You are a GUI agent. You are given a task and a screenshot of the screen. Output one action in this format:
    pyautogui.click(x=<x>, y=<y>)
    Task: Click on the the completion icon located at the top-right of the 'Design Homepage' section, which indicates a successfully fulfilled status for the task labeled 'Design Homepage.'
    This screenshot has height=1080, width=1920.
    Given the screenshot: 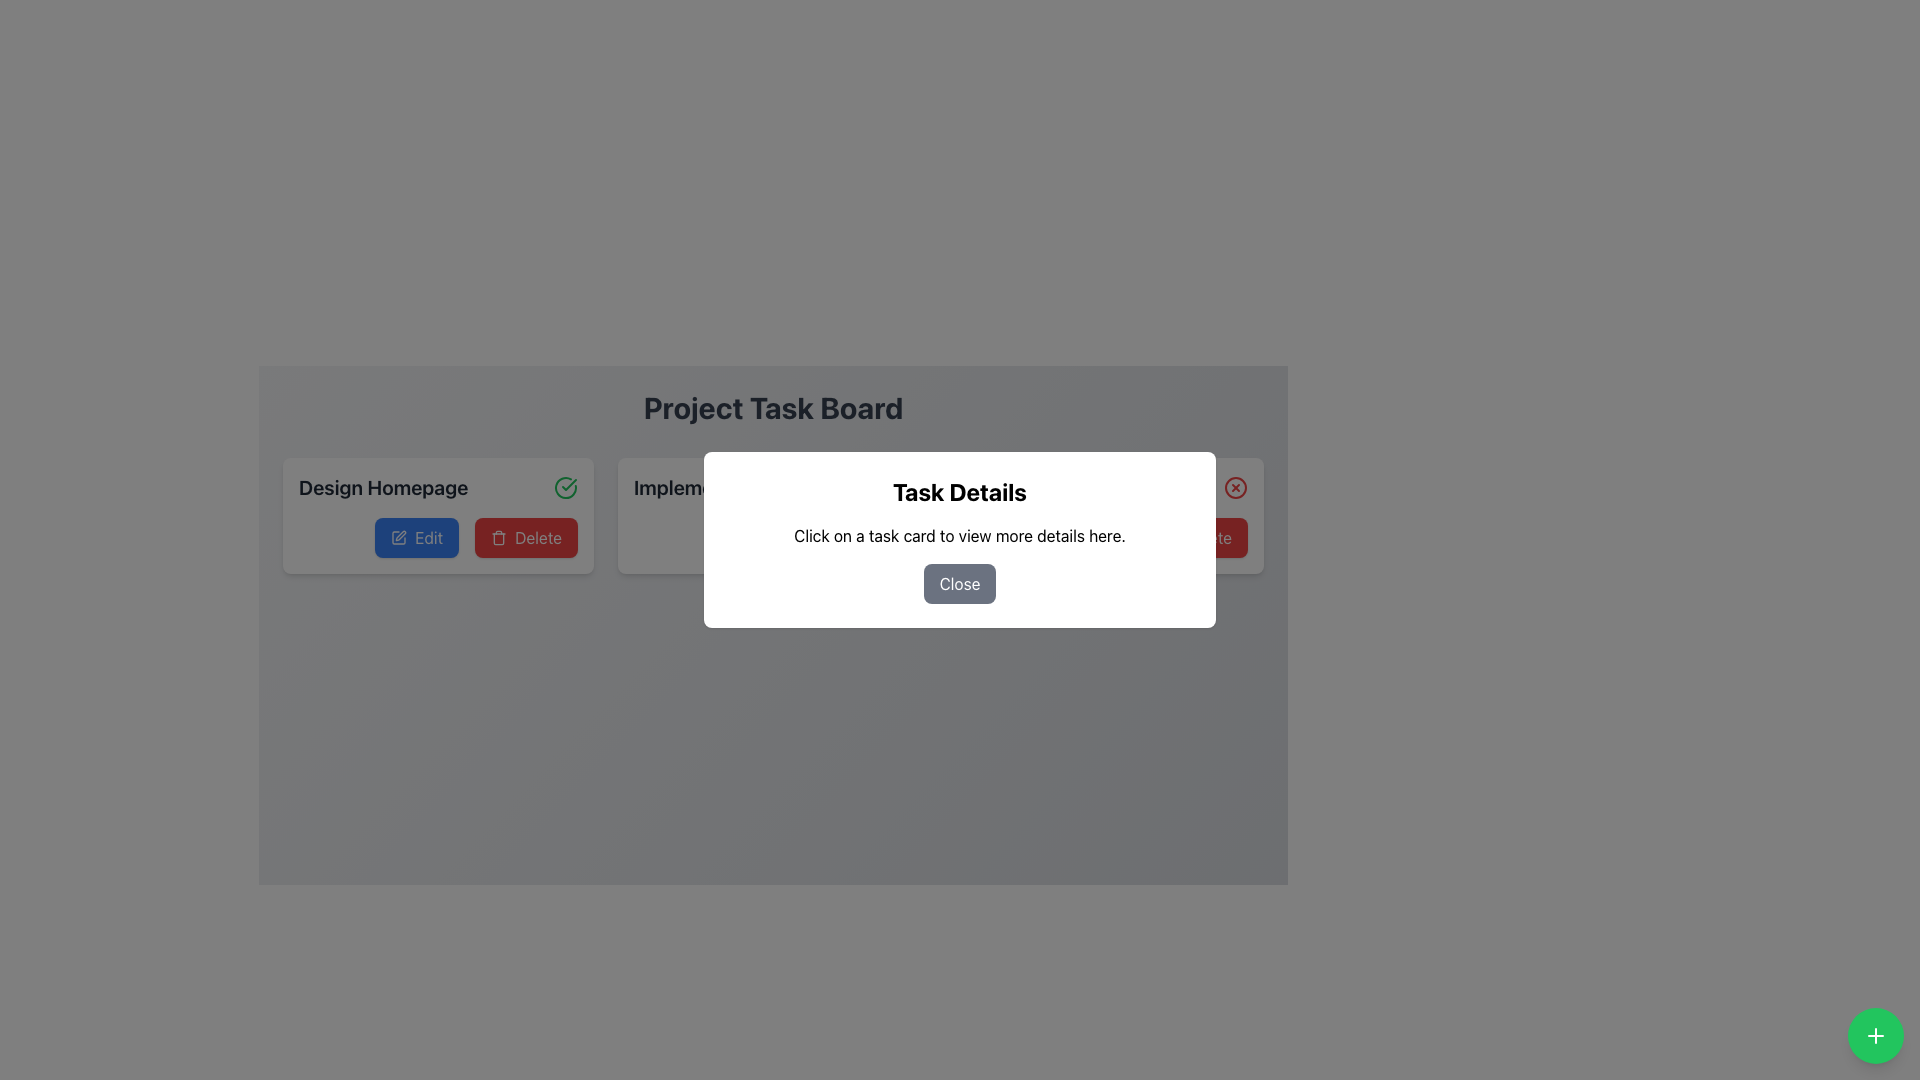 What is the action you would take?
    pyautogui.click(x=565, y=488)
    